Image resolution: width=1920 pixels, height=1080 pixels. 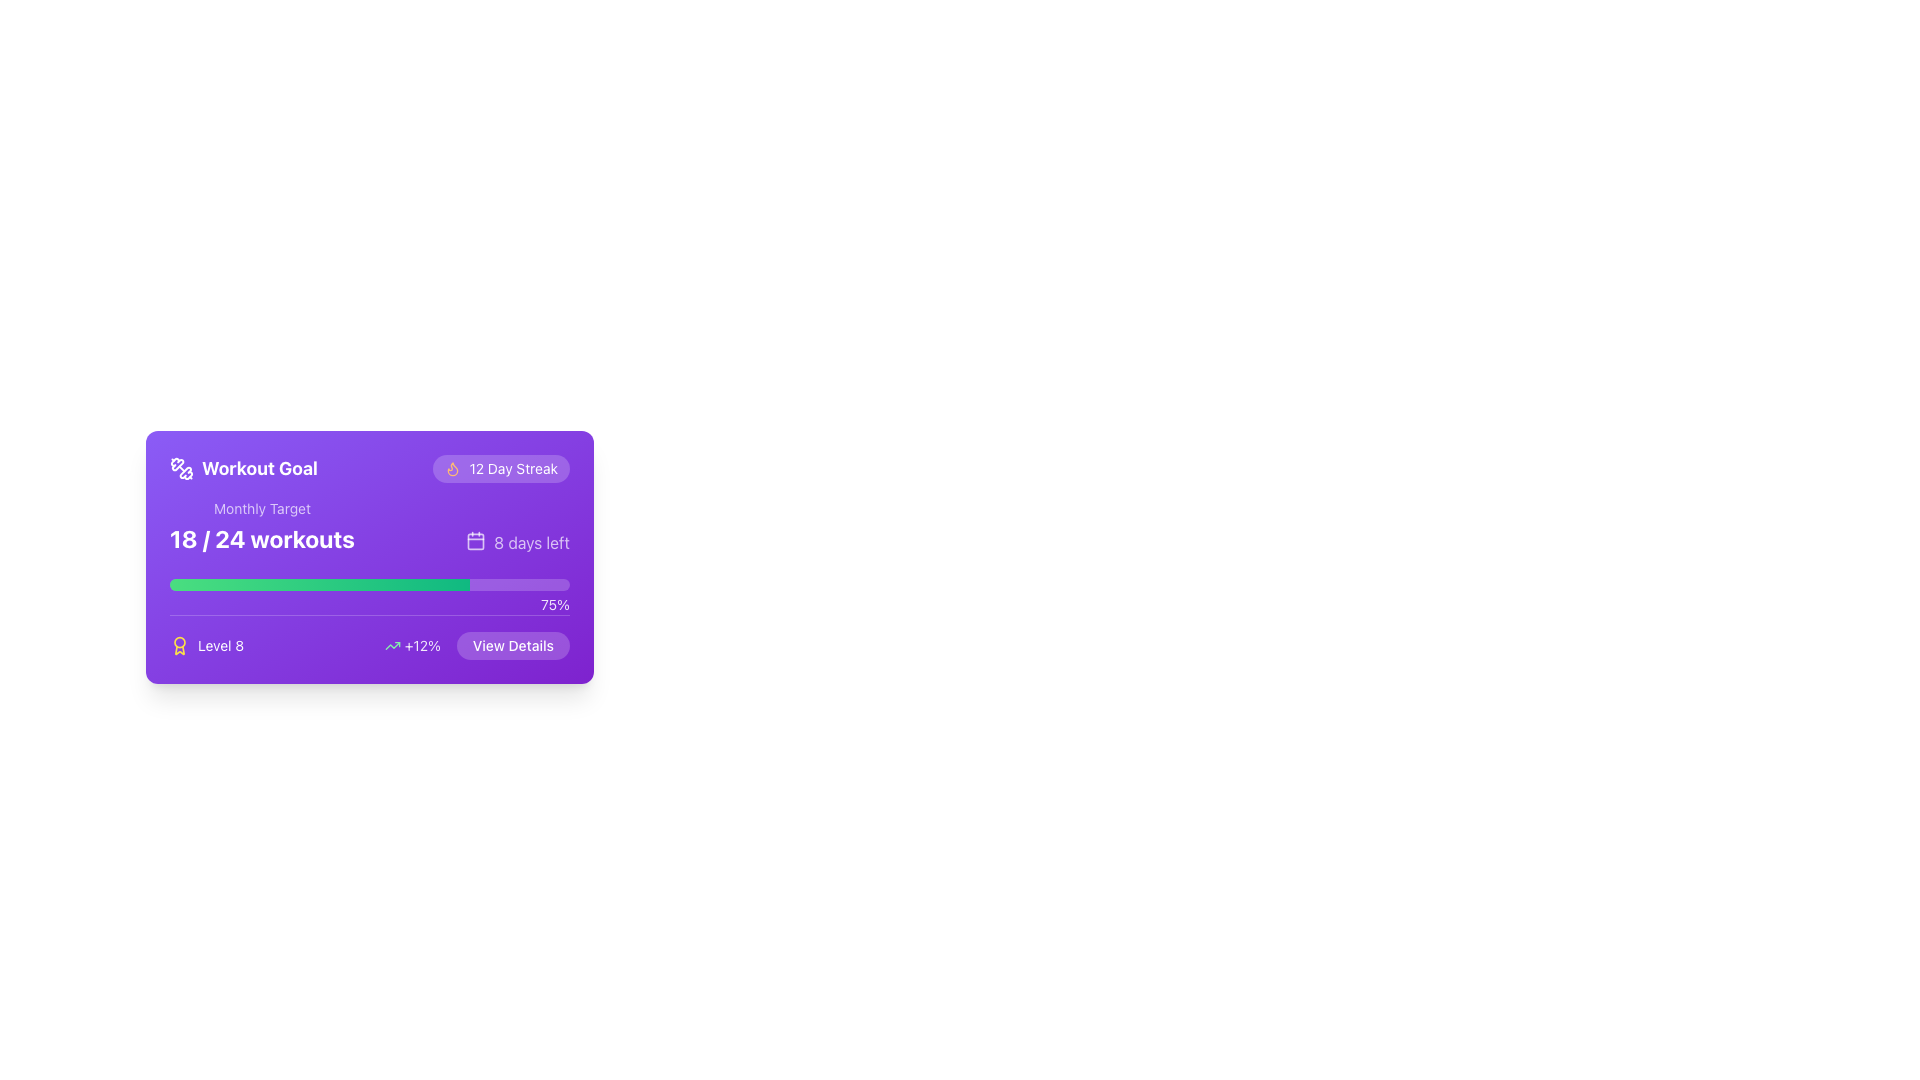 What do you see at coordinates (532, 543) in the screenshot?
I see `remaining time information displayed in the text label indicating '8 days', which is positioned to the top-right of a purple card layout` at bounding box center [532, 543].